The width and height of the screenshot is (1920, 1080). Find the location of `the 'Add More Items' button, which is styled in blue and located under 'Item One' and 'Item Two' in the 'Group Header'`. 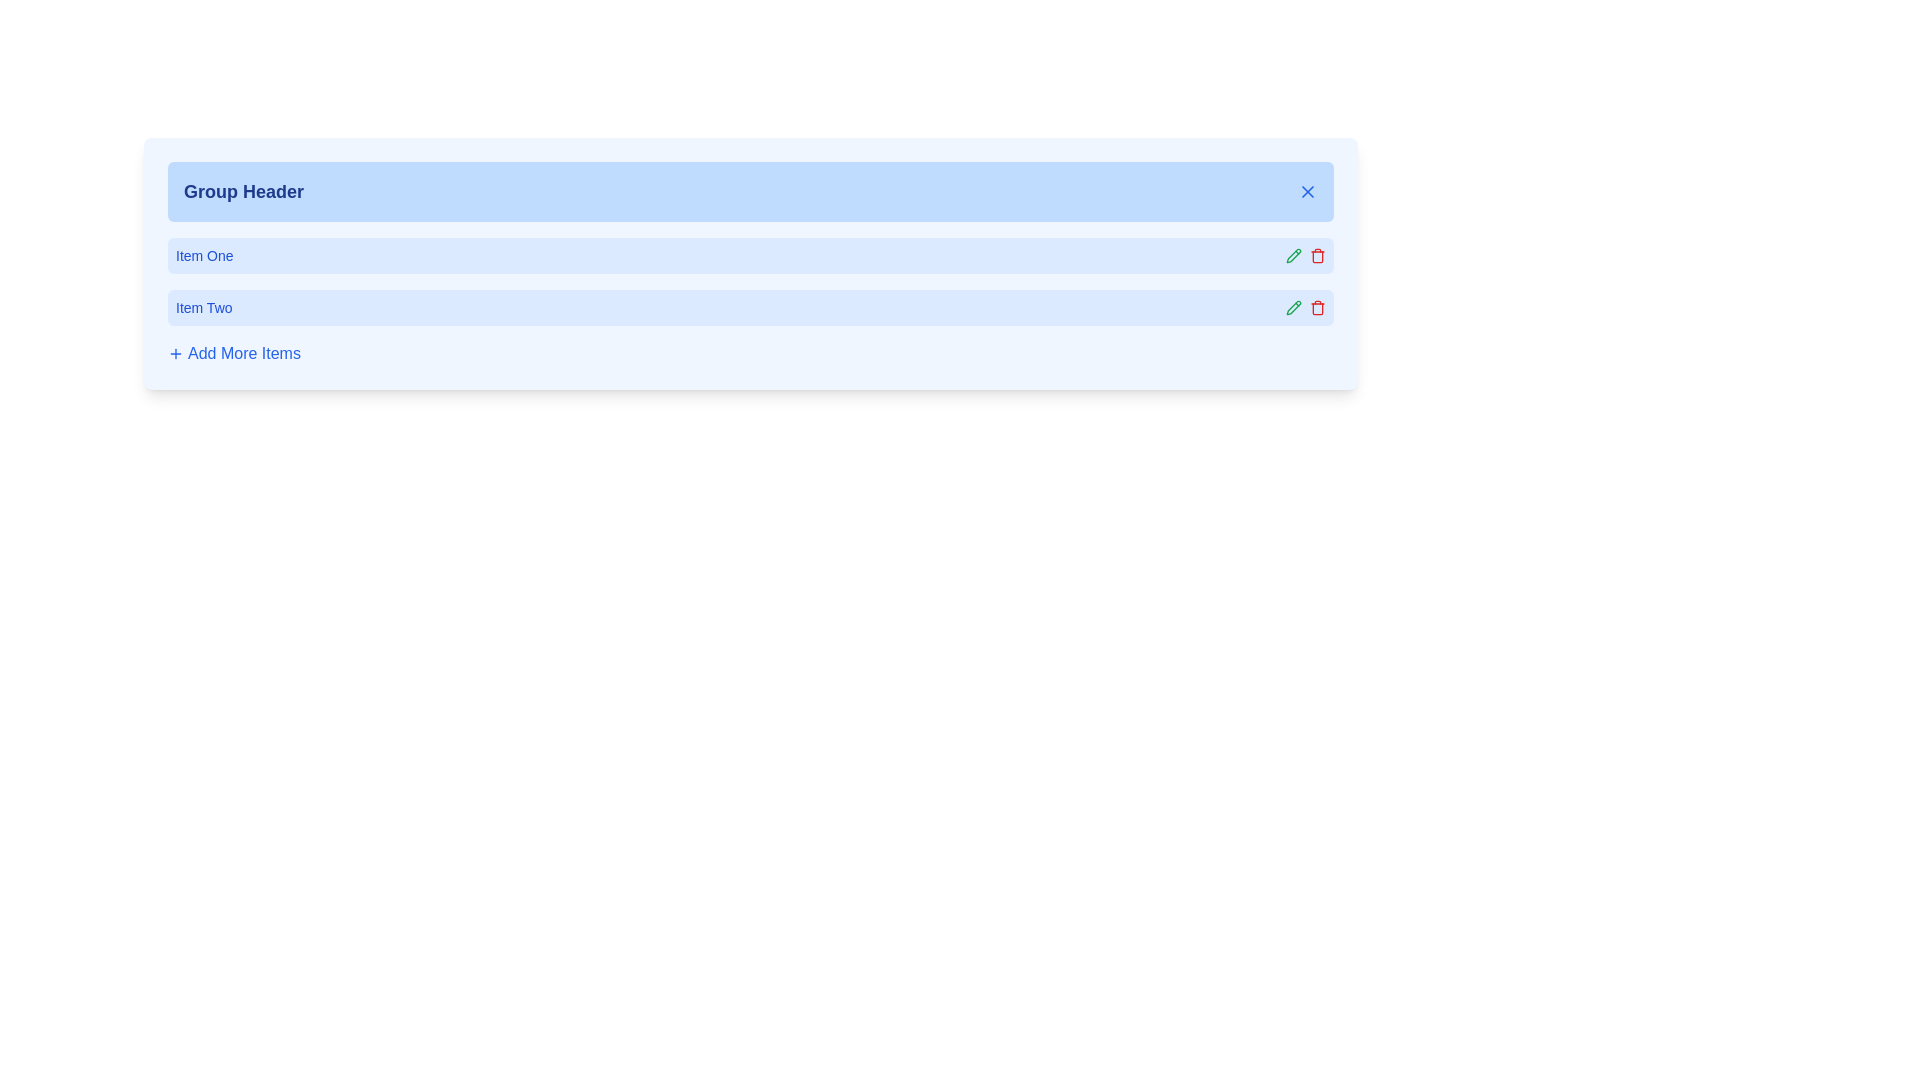

the 'Add More Items' button, which is styled in blue and located under 'Item One' and 'Item Two' in the 'Group Header' is located at coordinates (234, 353).